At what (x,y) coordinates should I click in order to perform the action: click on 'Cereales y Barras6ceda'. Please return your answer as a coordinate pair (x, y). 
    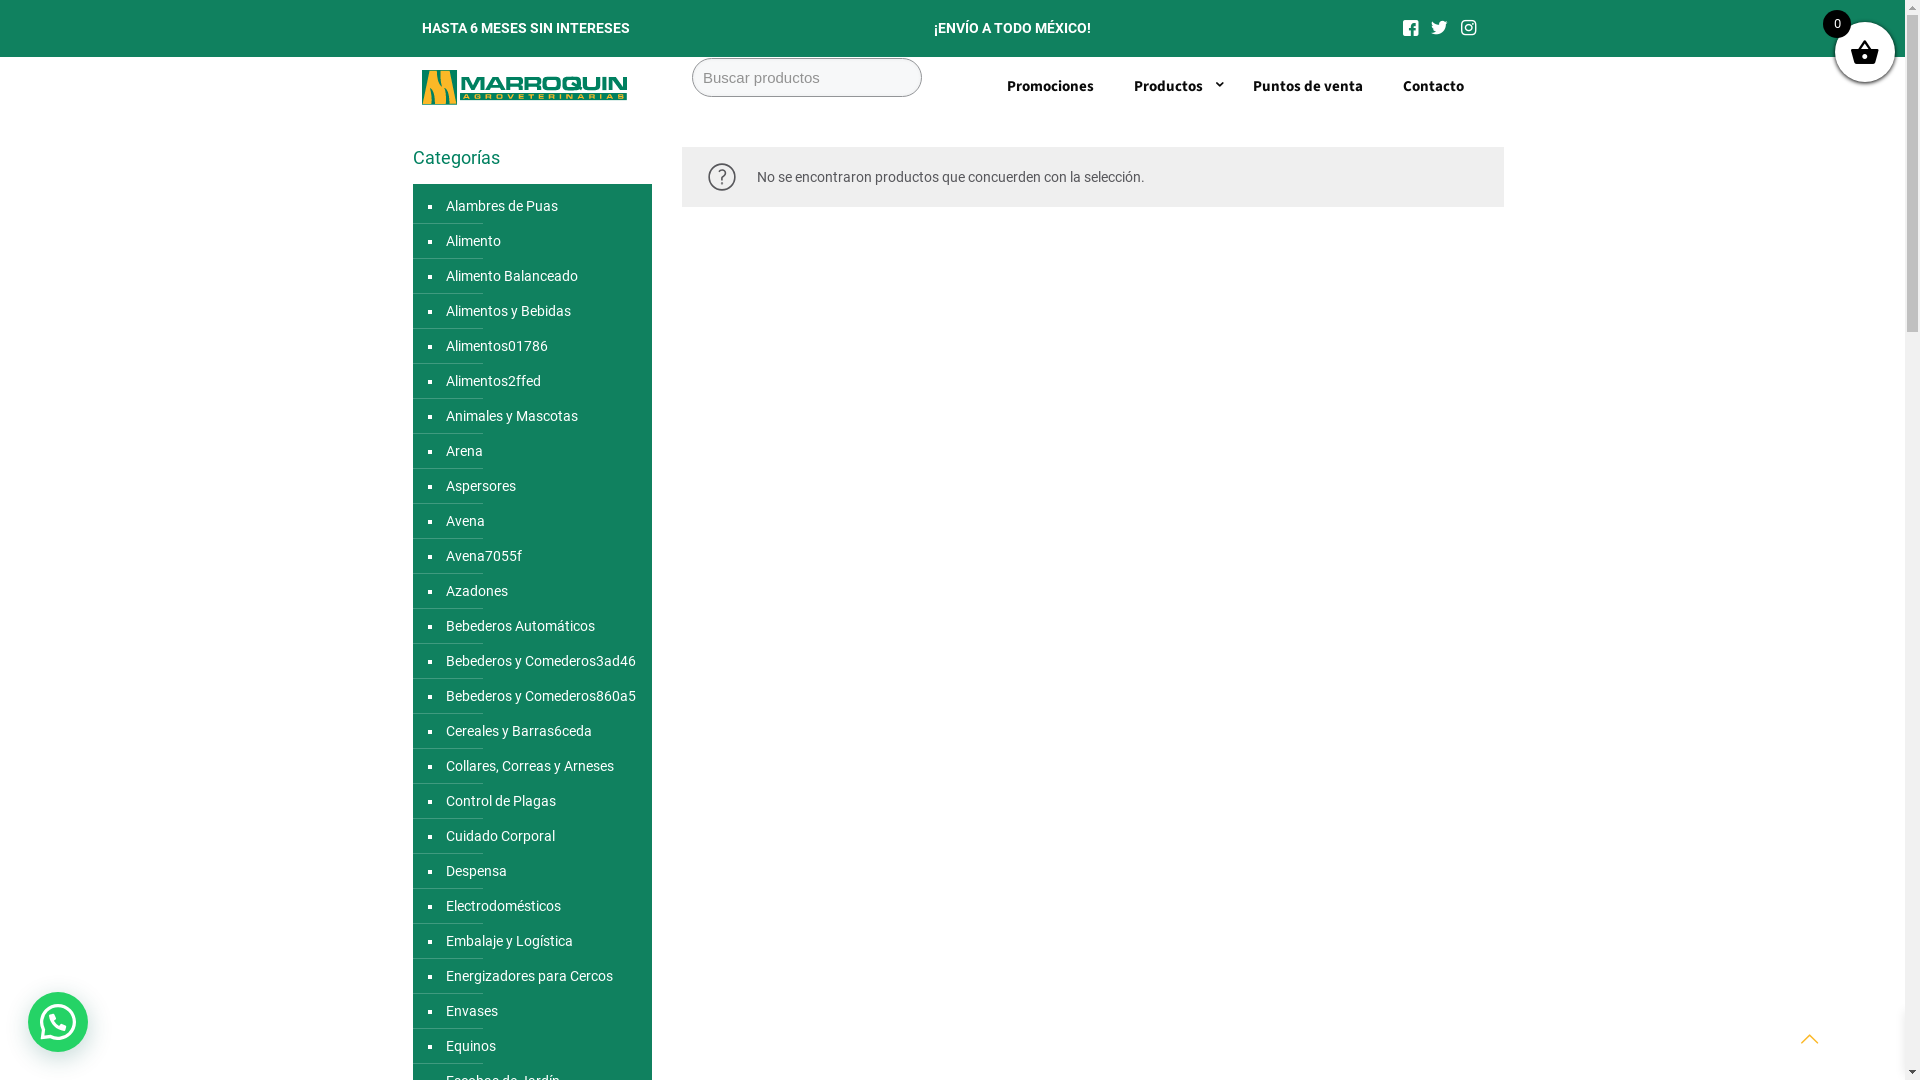
    Looking at the image, I should click on (440, 731).